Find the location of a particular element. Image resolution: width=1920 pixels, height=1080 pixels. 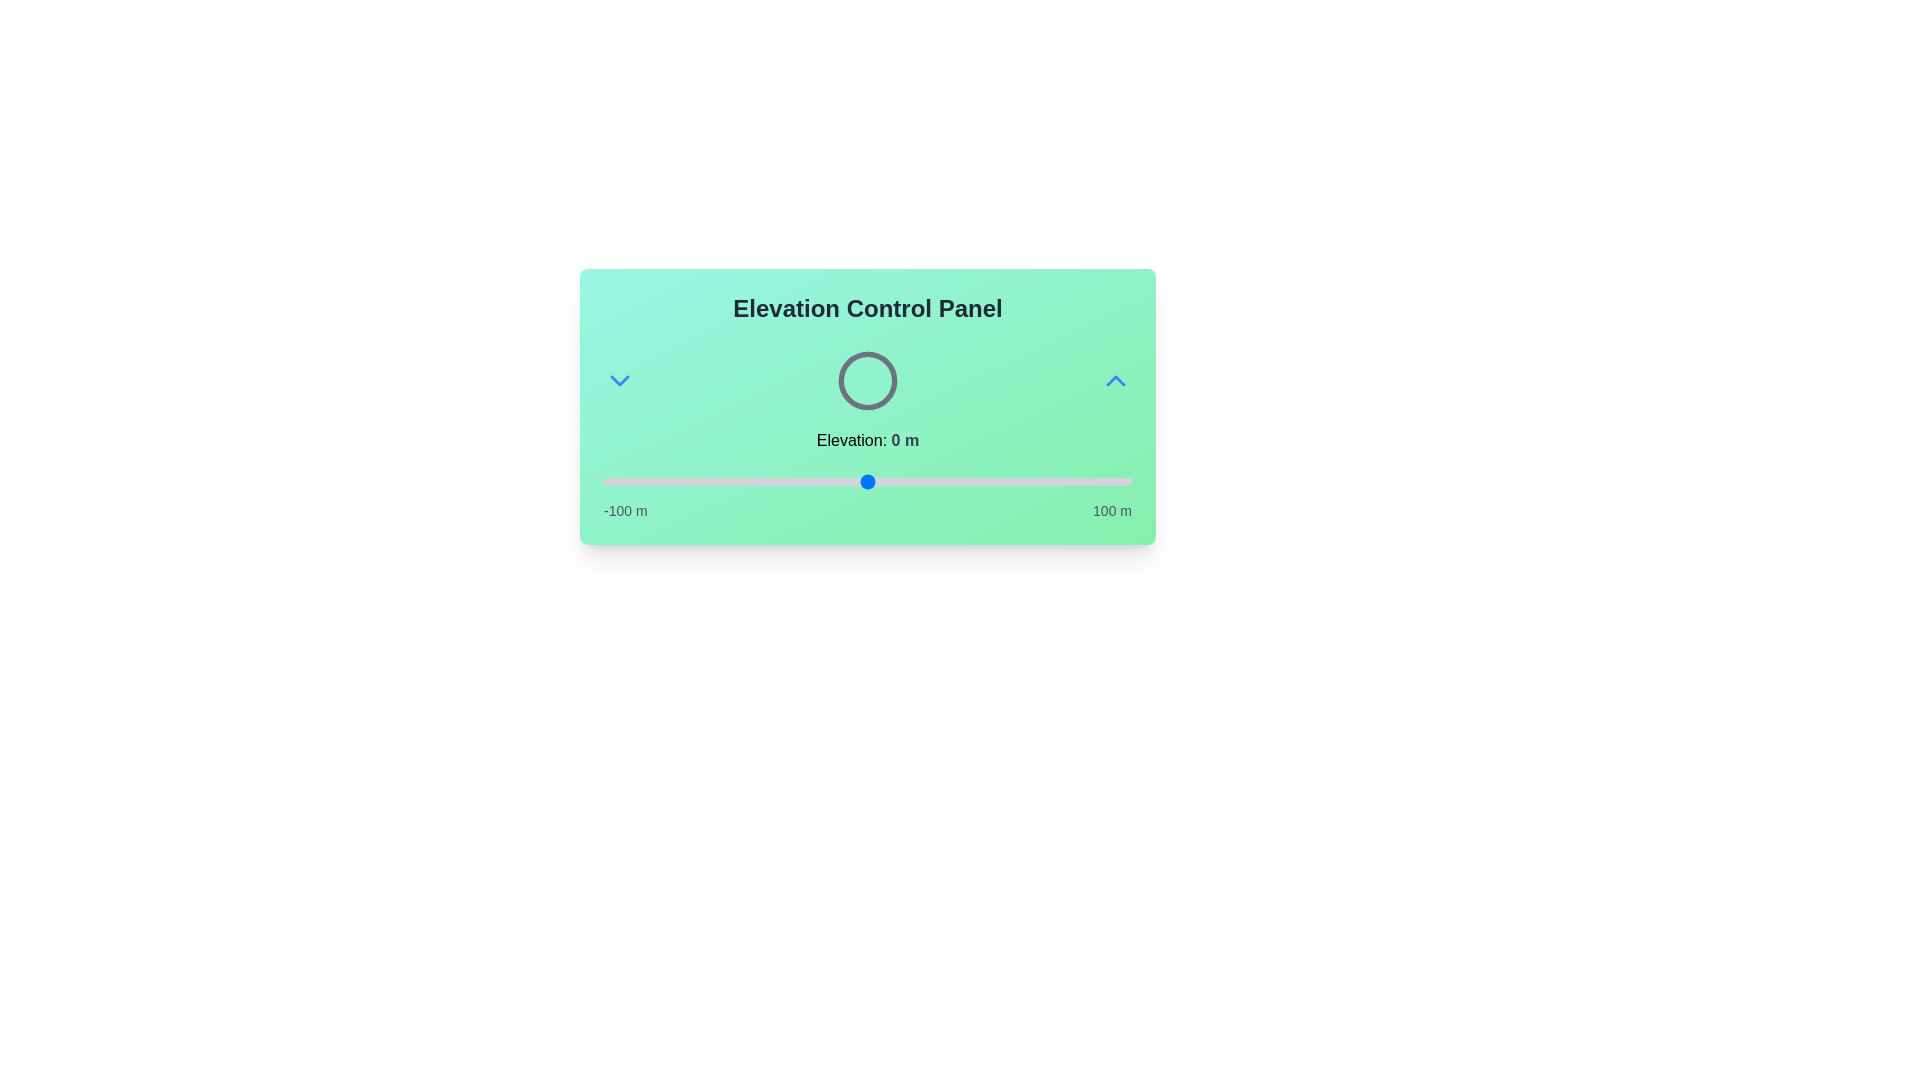

the elevation to 20 meters using the slider is located at coordinates (919, 482).